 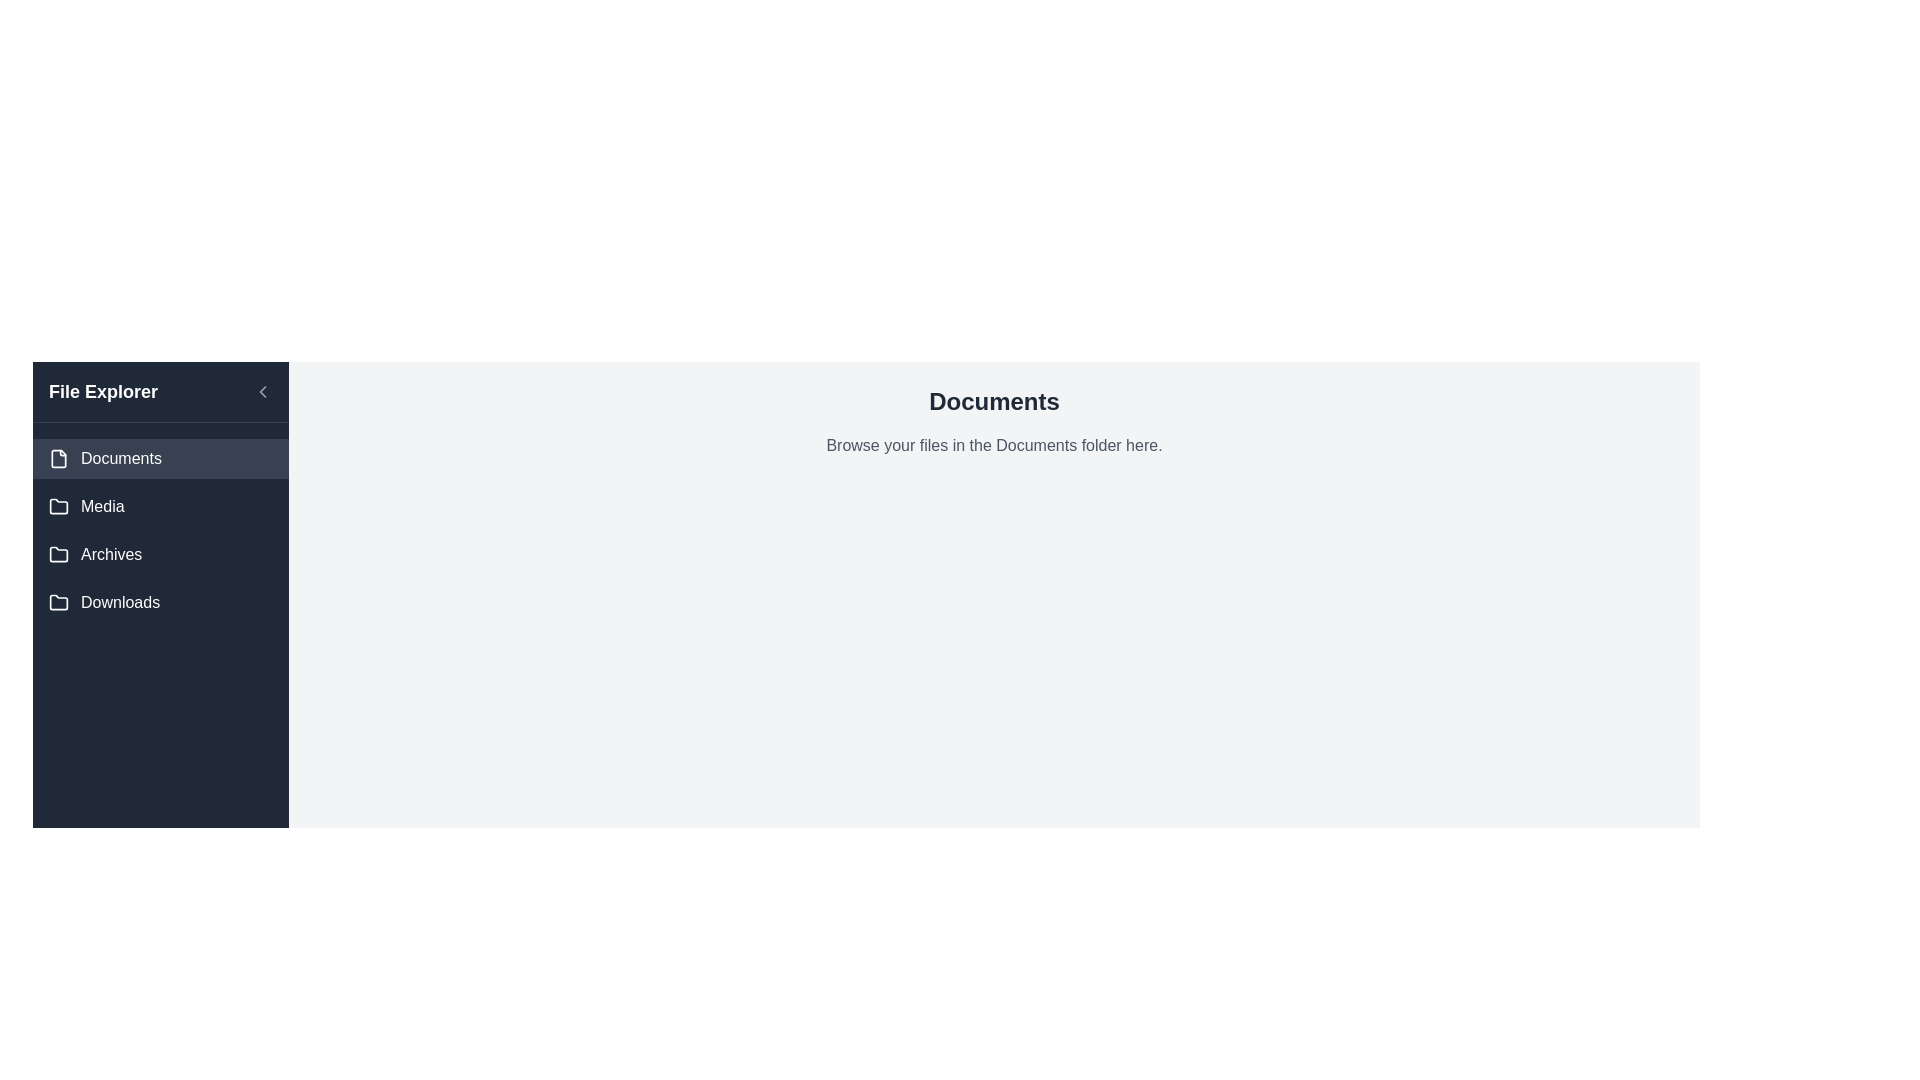 I want to click on the text label displaying 'Documents', which is styled in white on a dark blue background and is the first item in the sidebar menu list, so click(x=120, y=459).